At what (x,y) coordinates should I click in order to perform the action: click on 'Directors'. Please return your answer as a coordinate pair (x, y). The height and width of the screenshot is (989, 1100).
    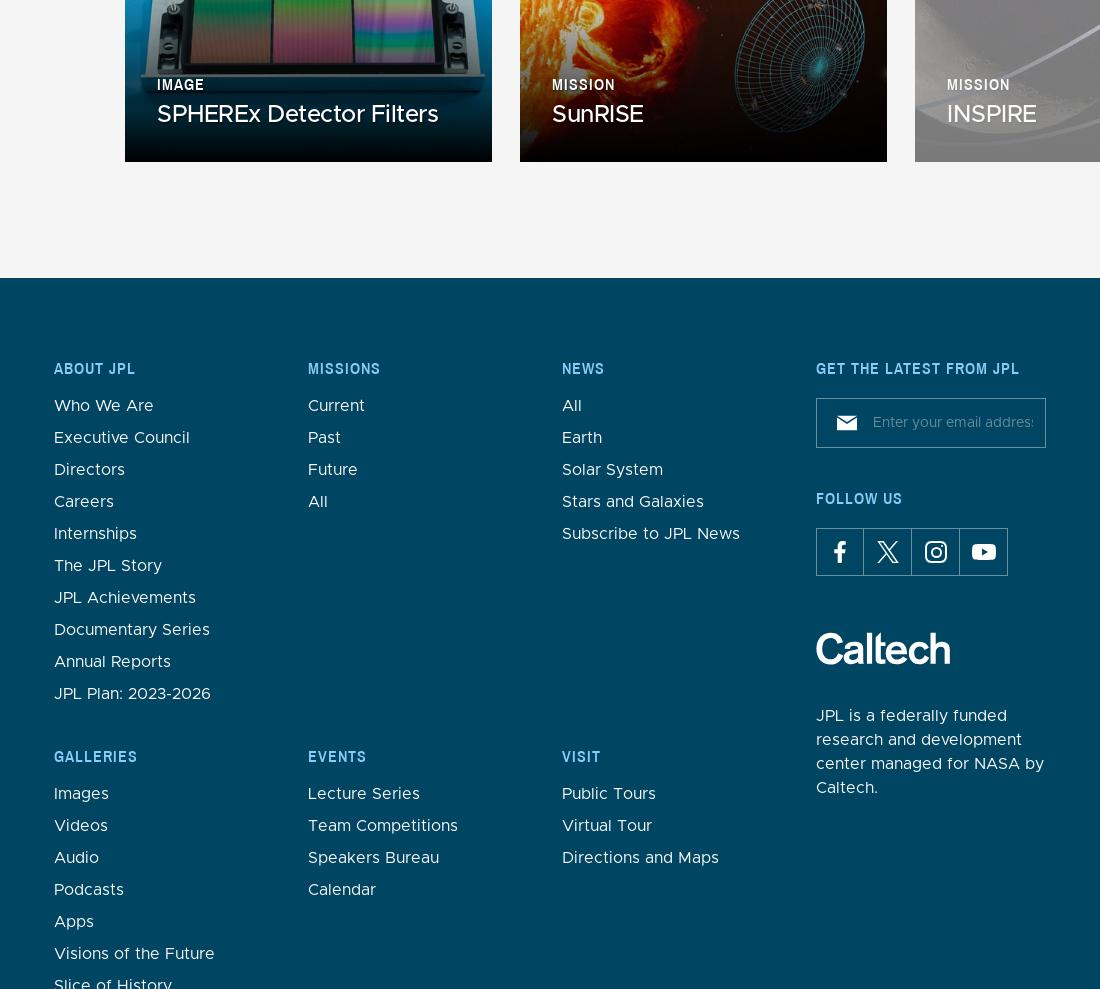
    Looking at the image, I should click on (89, 468).